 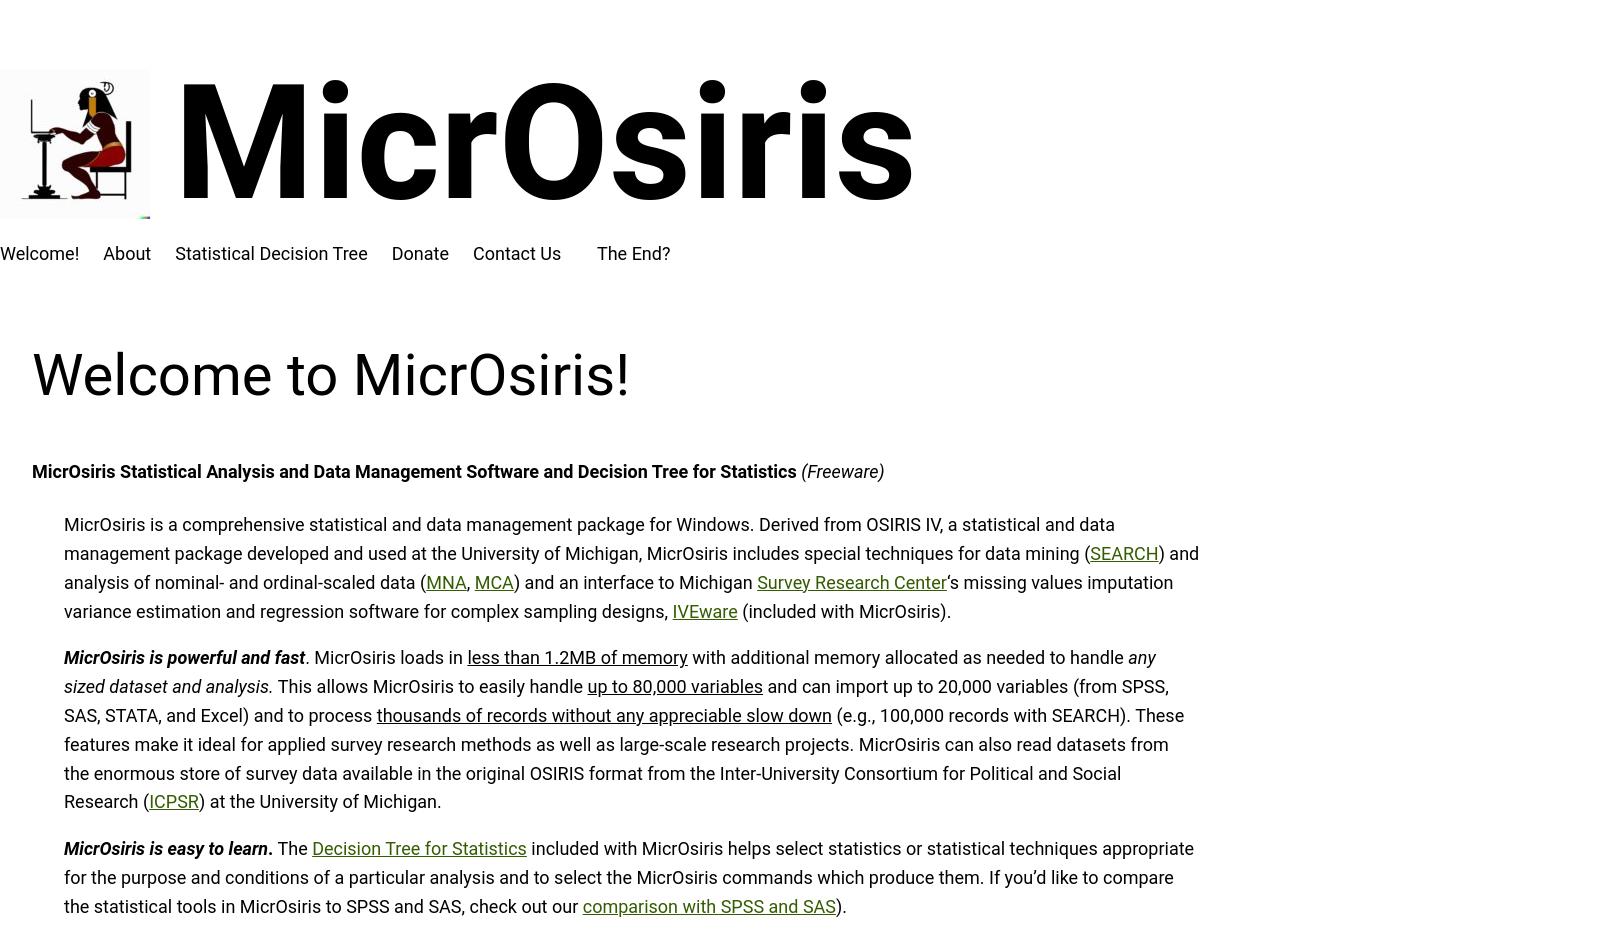 I want to click on ') at the University of Michigan.', so click(x=196, y=800).